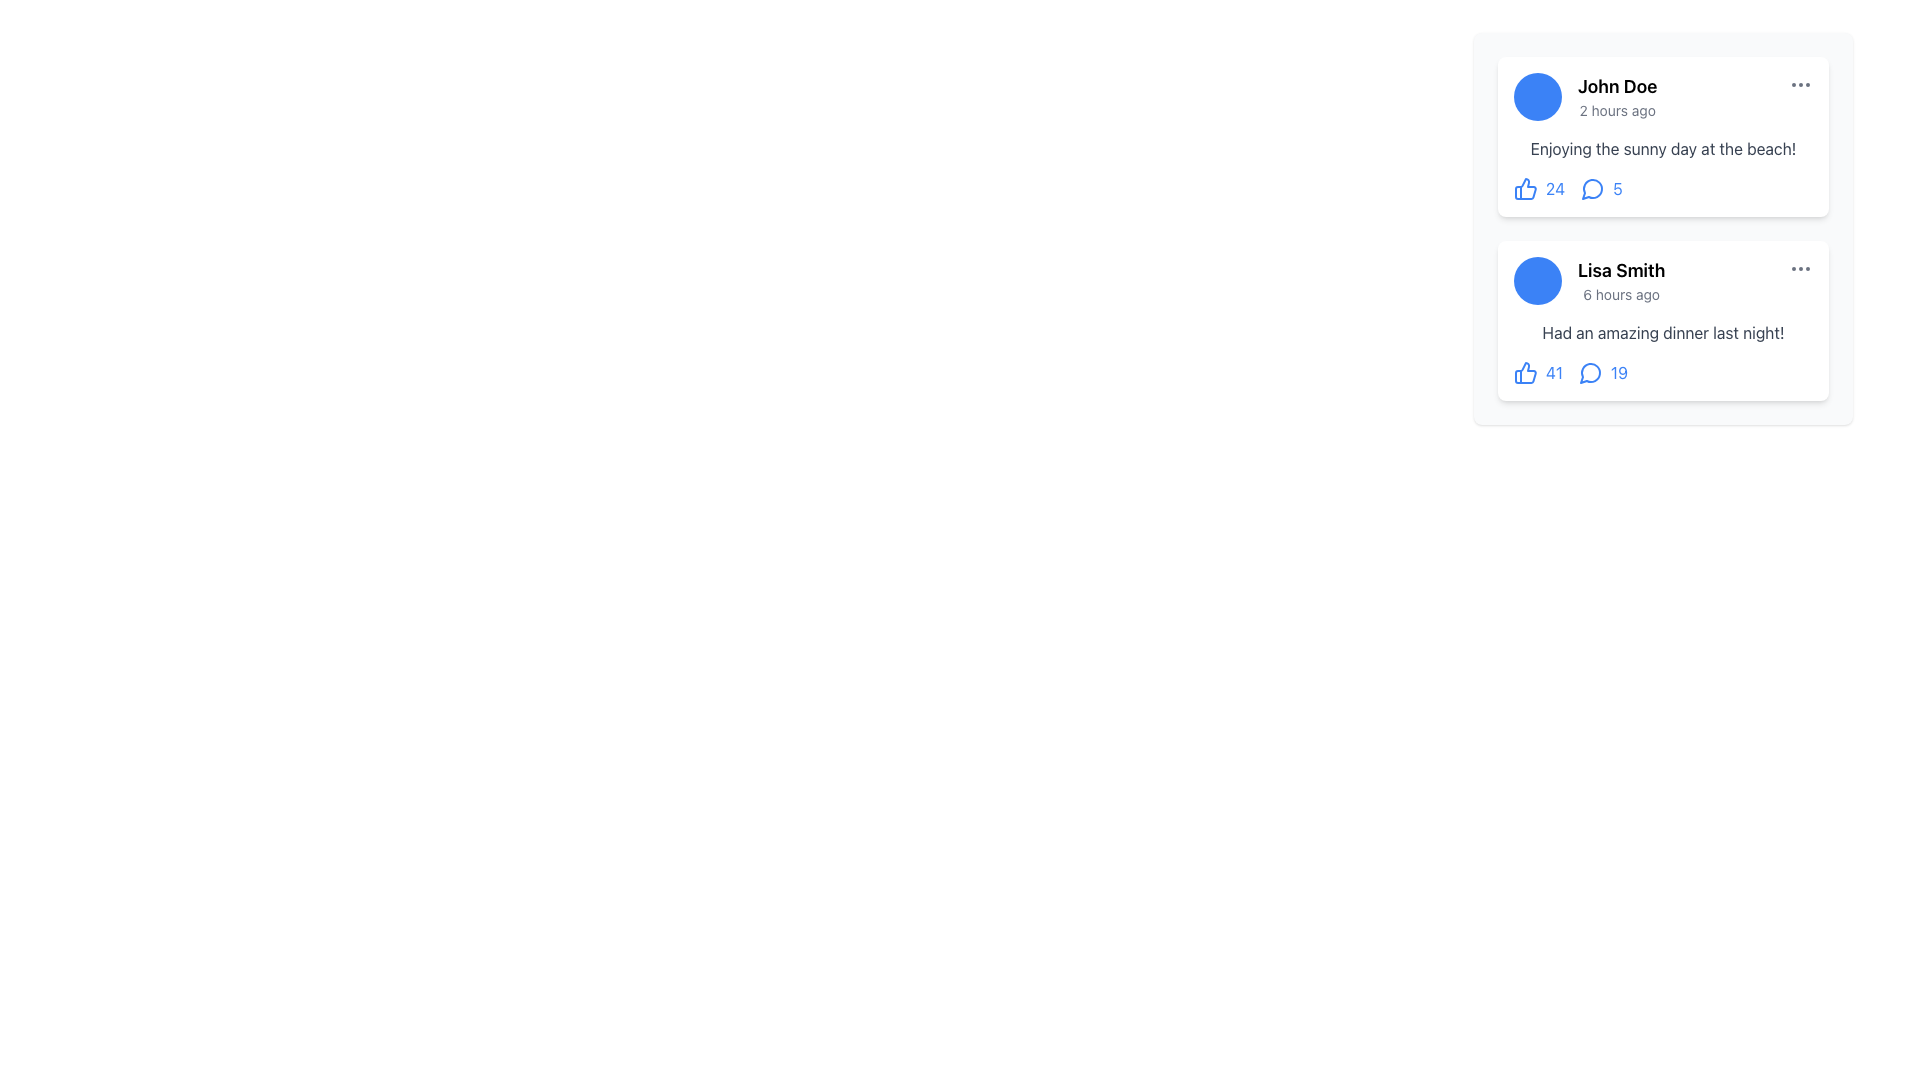  I want to click on name 'John Doe' and the timestamp '2 hours ago' from the Composite text component located in the top card, positioned to the right of the circular blue avatar, so click(1617, 96).